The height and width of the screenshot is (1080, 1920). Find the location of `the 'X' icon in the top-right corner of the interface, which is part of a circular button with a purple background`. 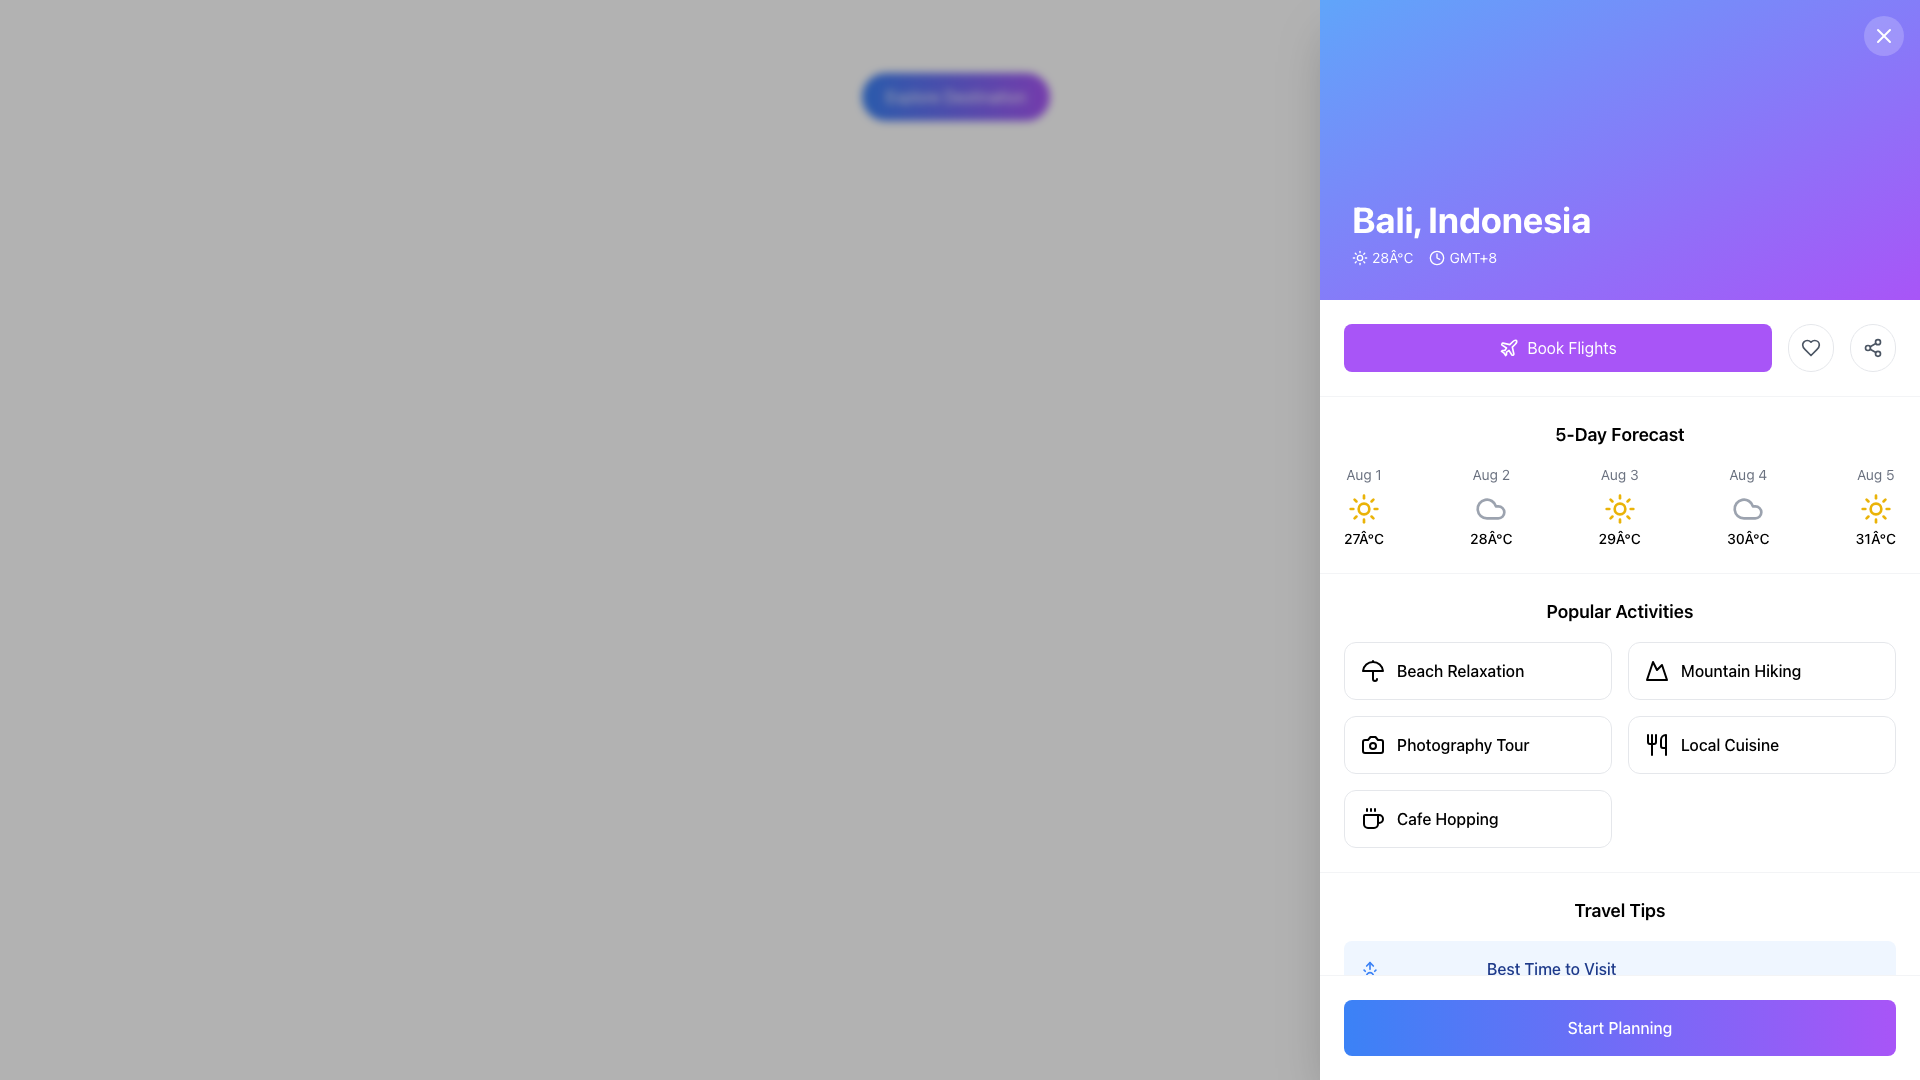

the 'X' icon in the top-right corner of the interface, which is part of a circular button with a purple background is located at coordinates (1882, 35).